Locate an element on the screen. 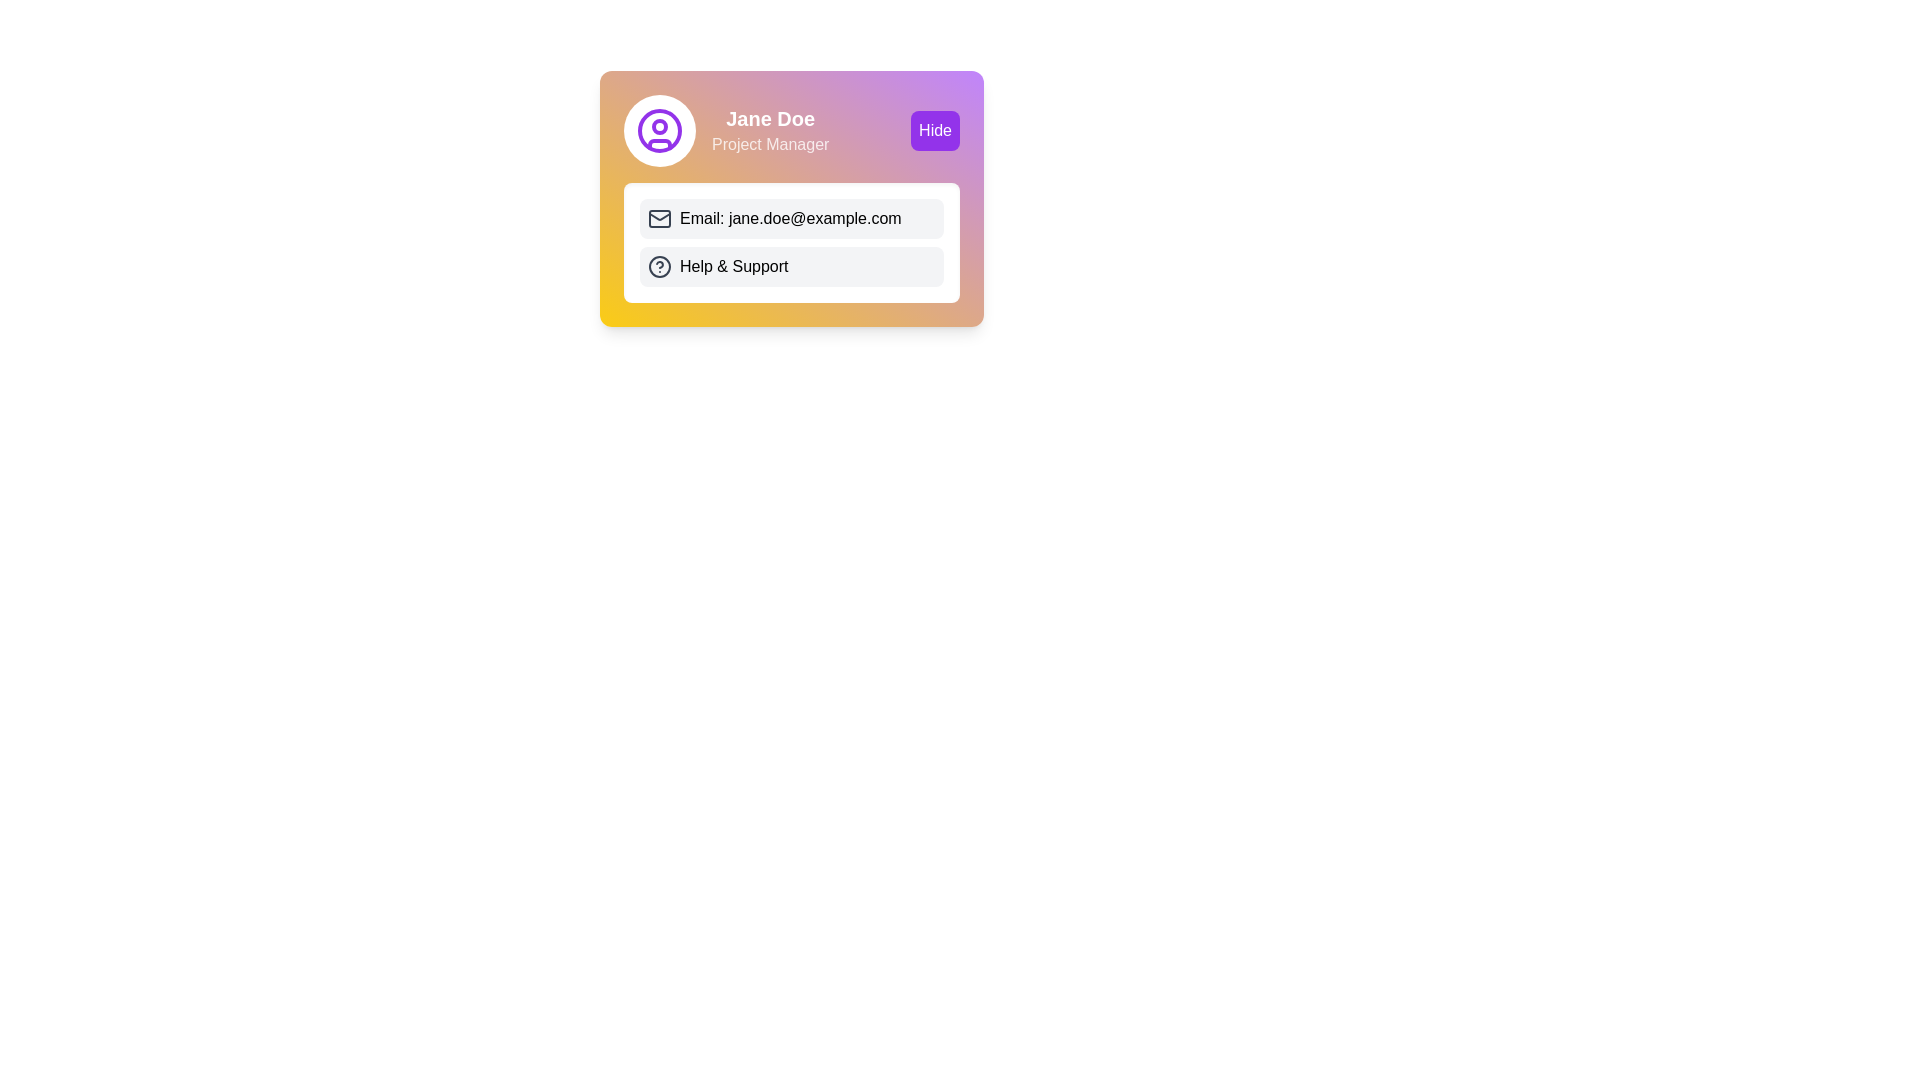 This screenshot has width=1920, height=1080. the Text Display element containing 'Jane Doe' and 'Project Manager' text, which is centrally located in a card-like component and positioned to the right of a circular user icon is located at coordinates (769, 131).